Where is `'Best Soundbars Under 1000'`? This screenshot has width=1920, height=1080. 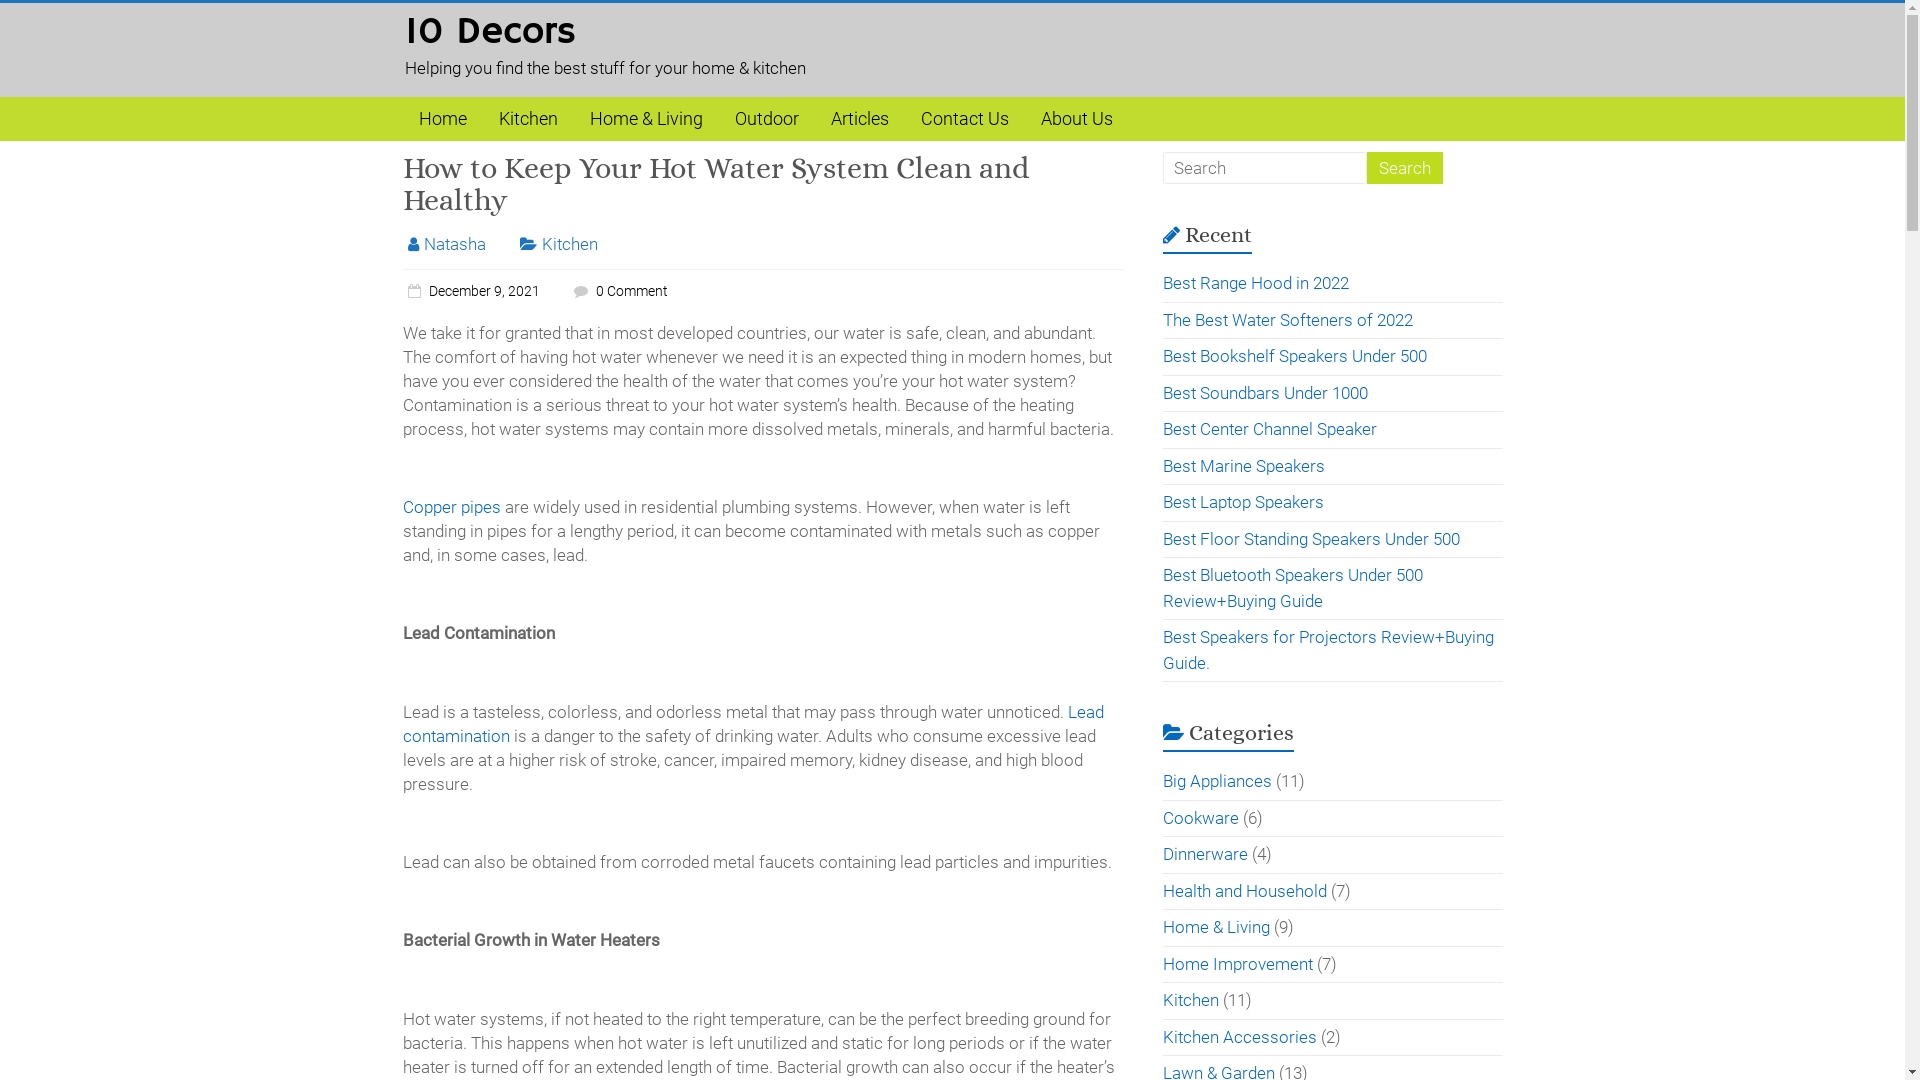 'Best Soundbars Under 1000' is located at coordinates (1162, 392).